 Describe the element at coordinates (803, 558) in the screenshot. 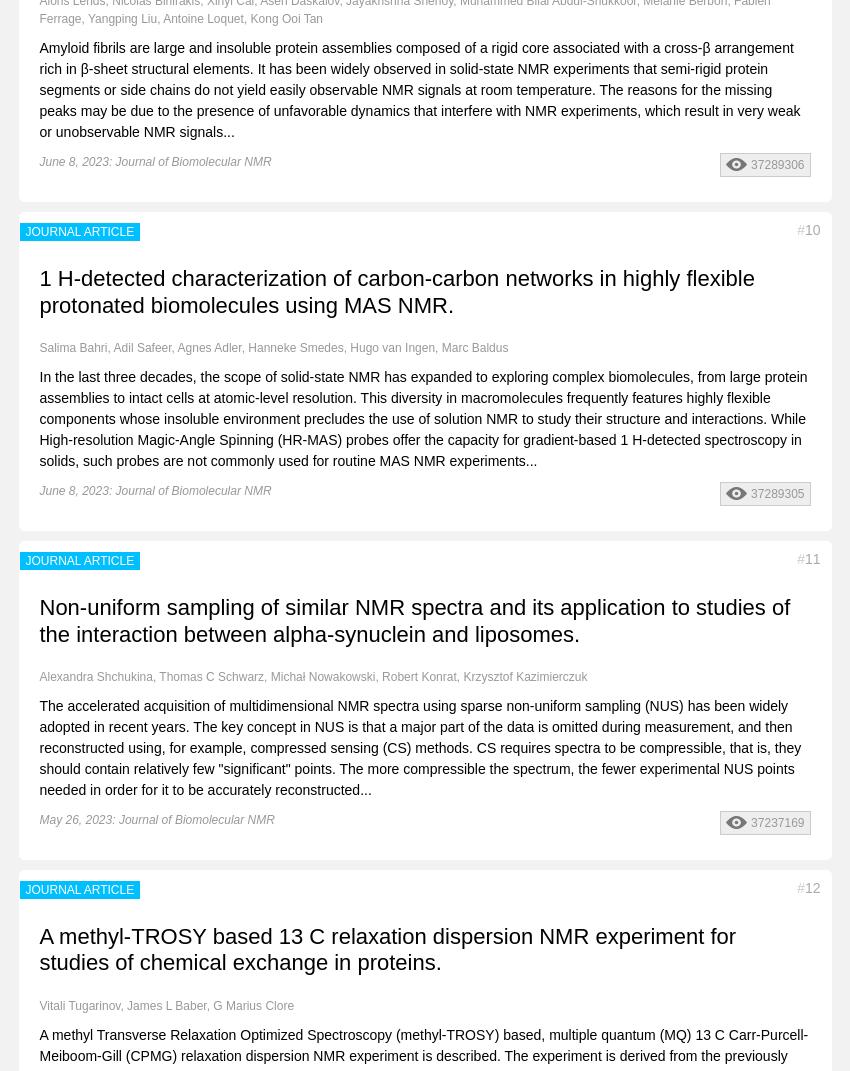

I see `'11'` at that location.